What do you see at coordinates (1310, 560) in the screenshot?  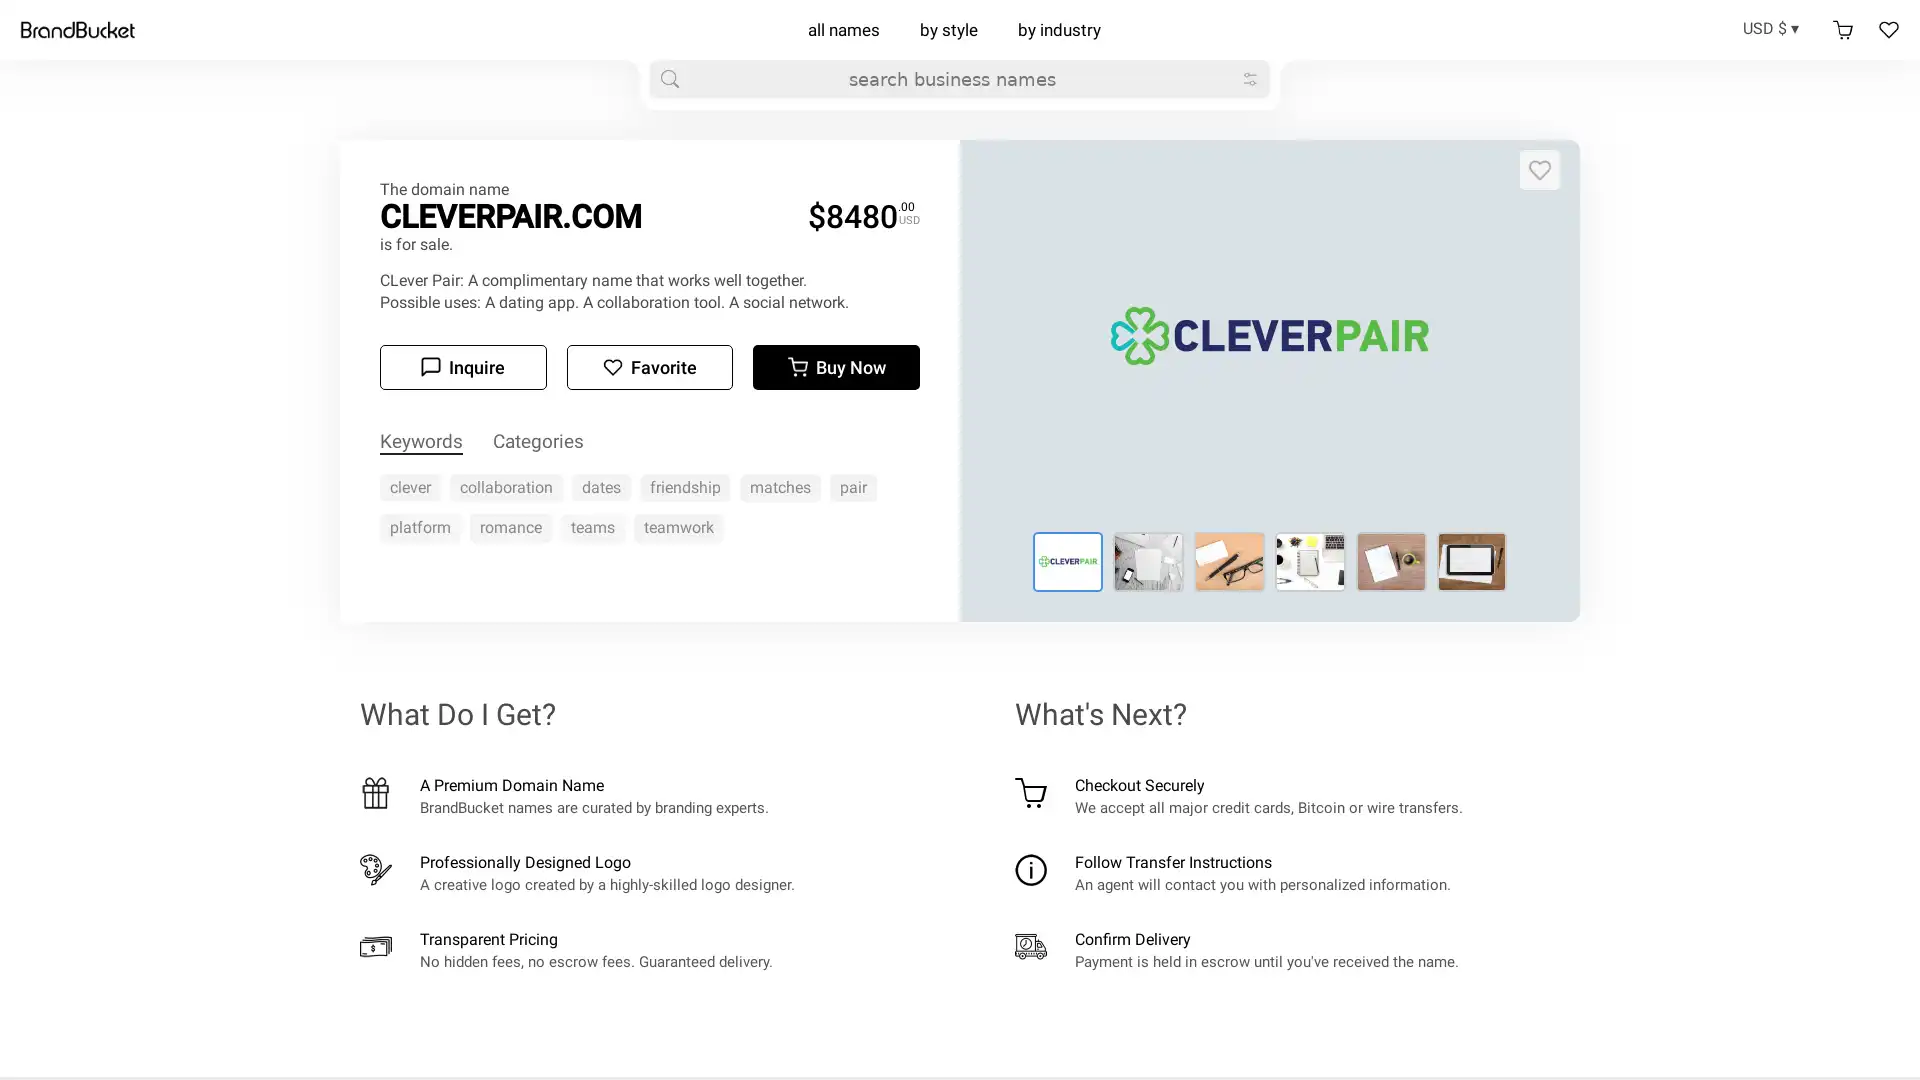 I see `Logo for cleverpair.com` at bounding box center [1310, 560].